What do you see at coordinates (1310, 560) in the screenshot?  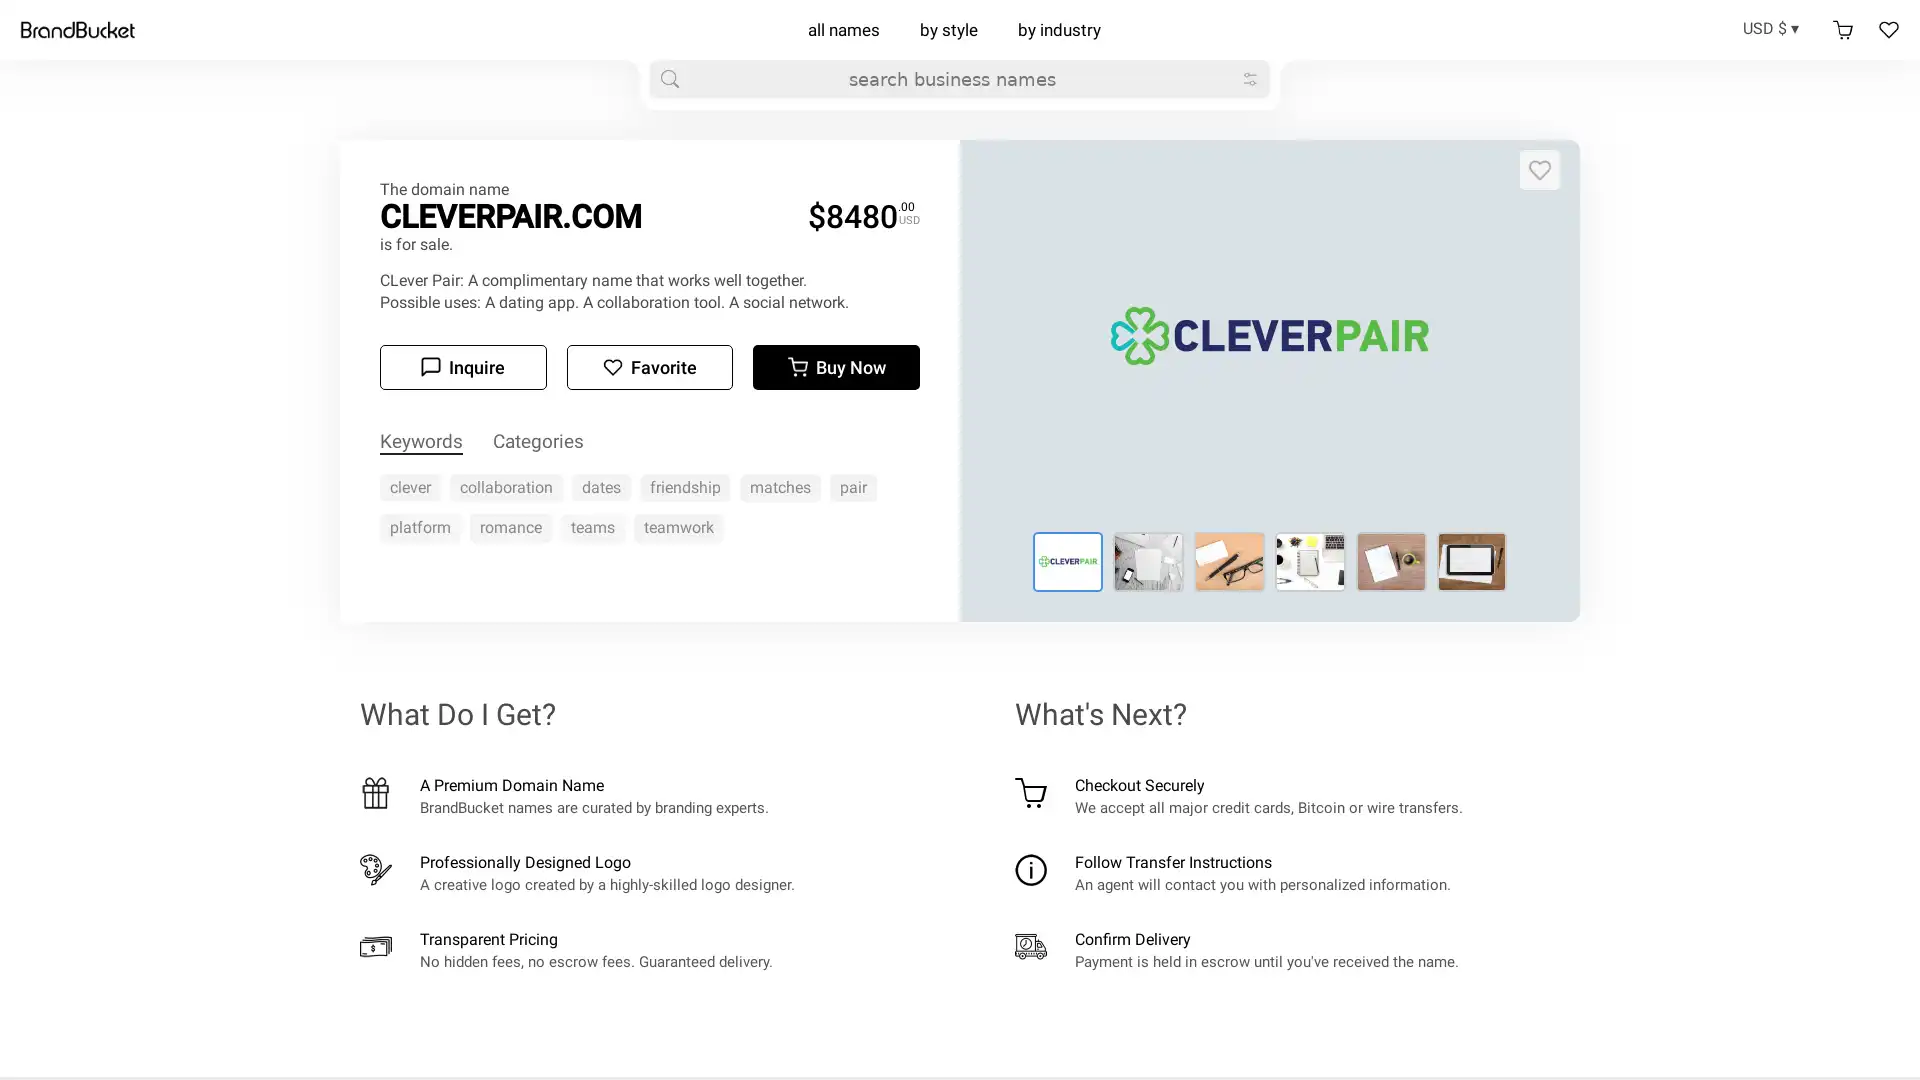 I see `Logo for cleverpair.com` at bounding box center [1310, 560].